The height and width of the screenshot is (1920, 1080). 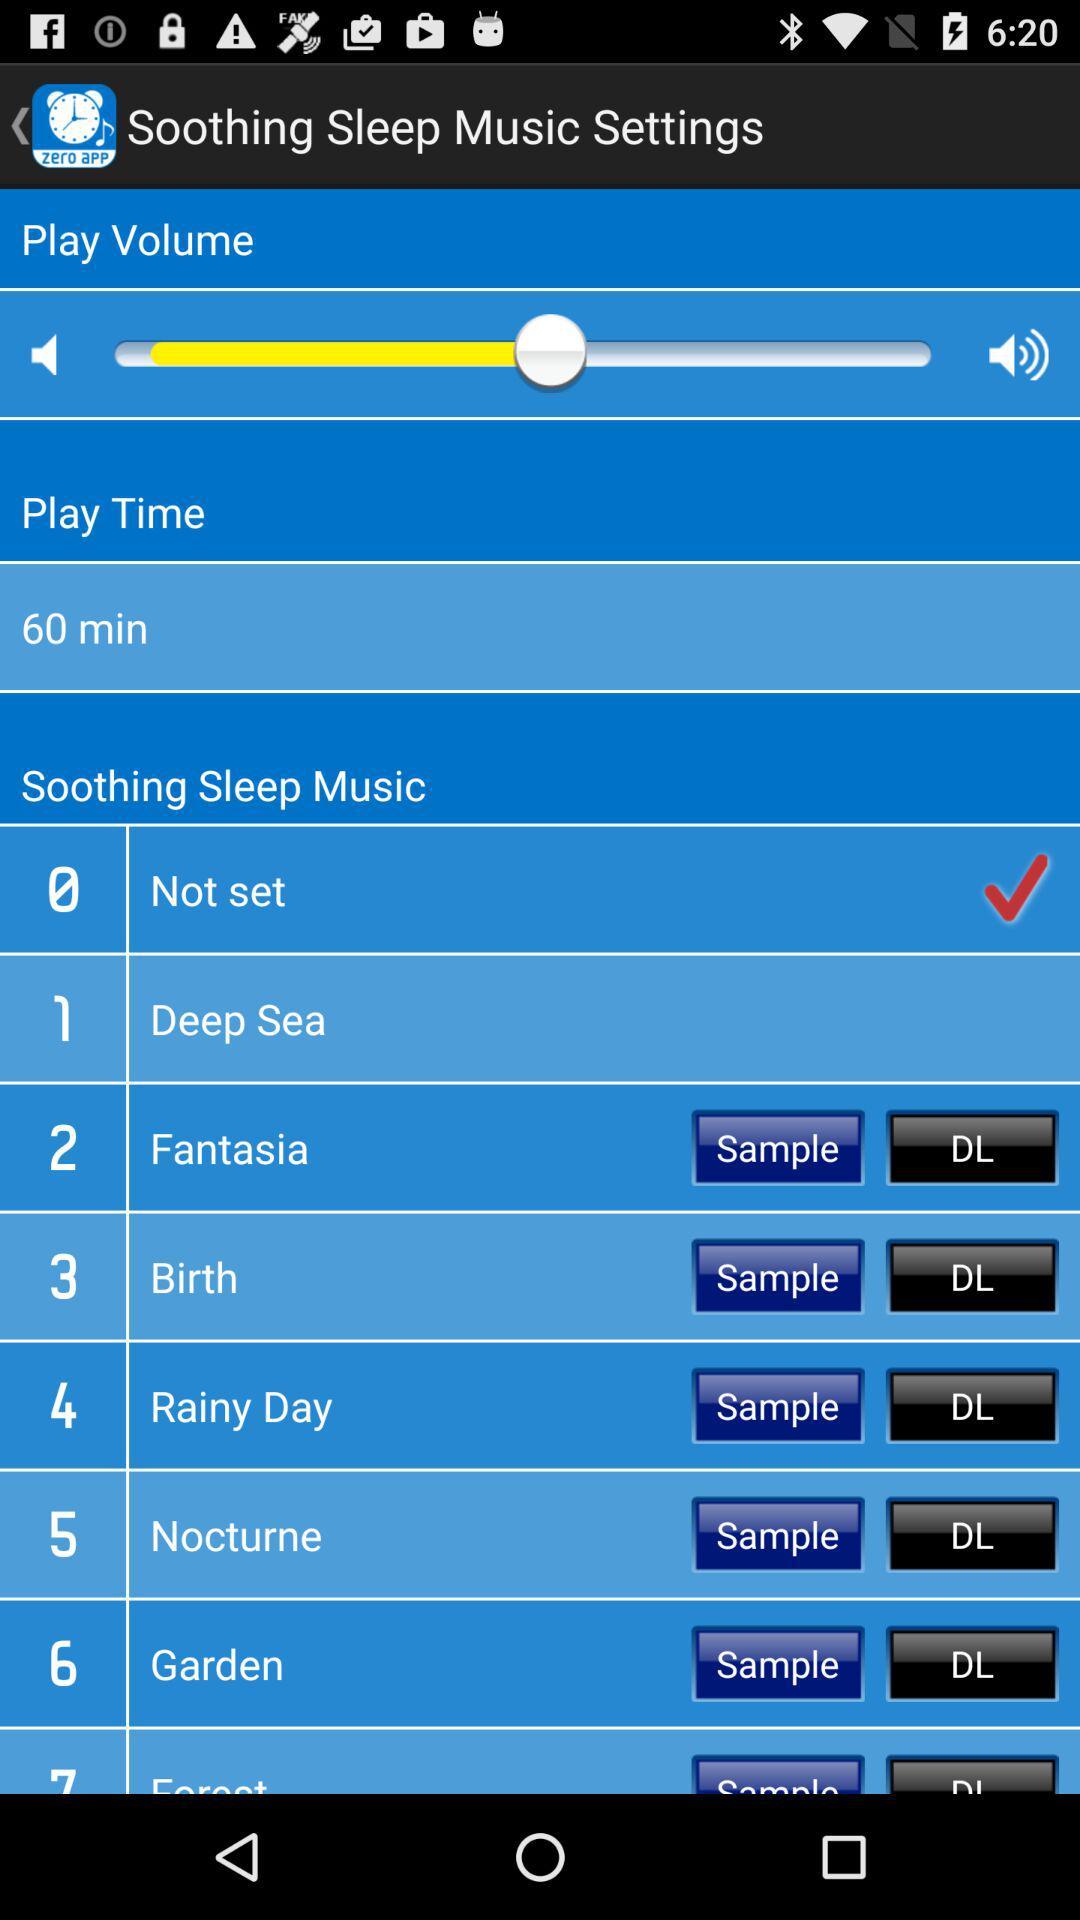 What do you see at coordinates (409, 1404) in the screenshot?
I see `the rainy day icon` at bounding box center [409, 1404].